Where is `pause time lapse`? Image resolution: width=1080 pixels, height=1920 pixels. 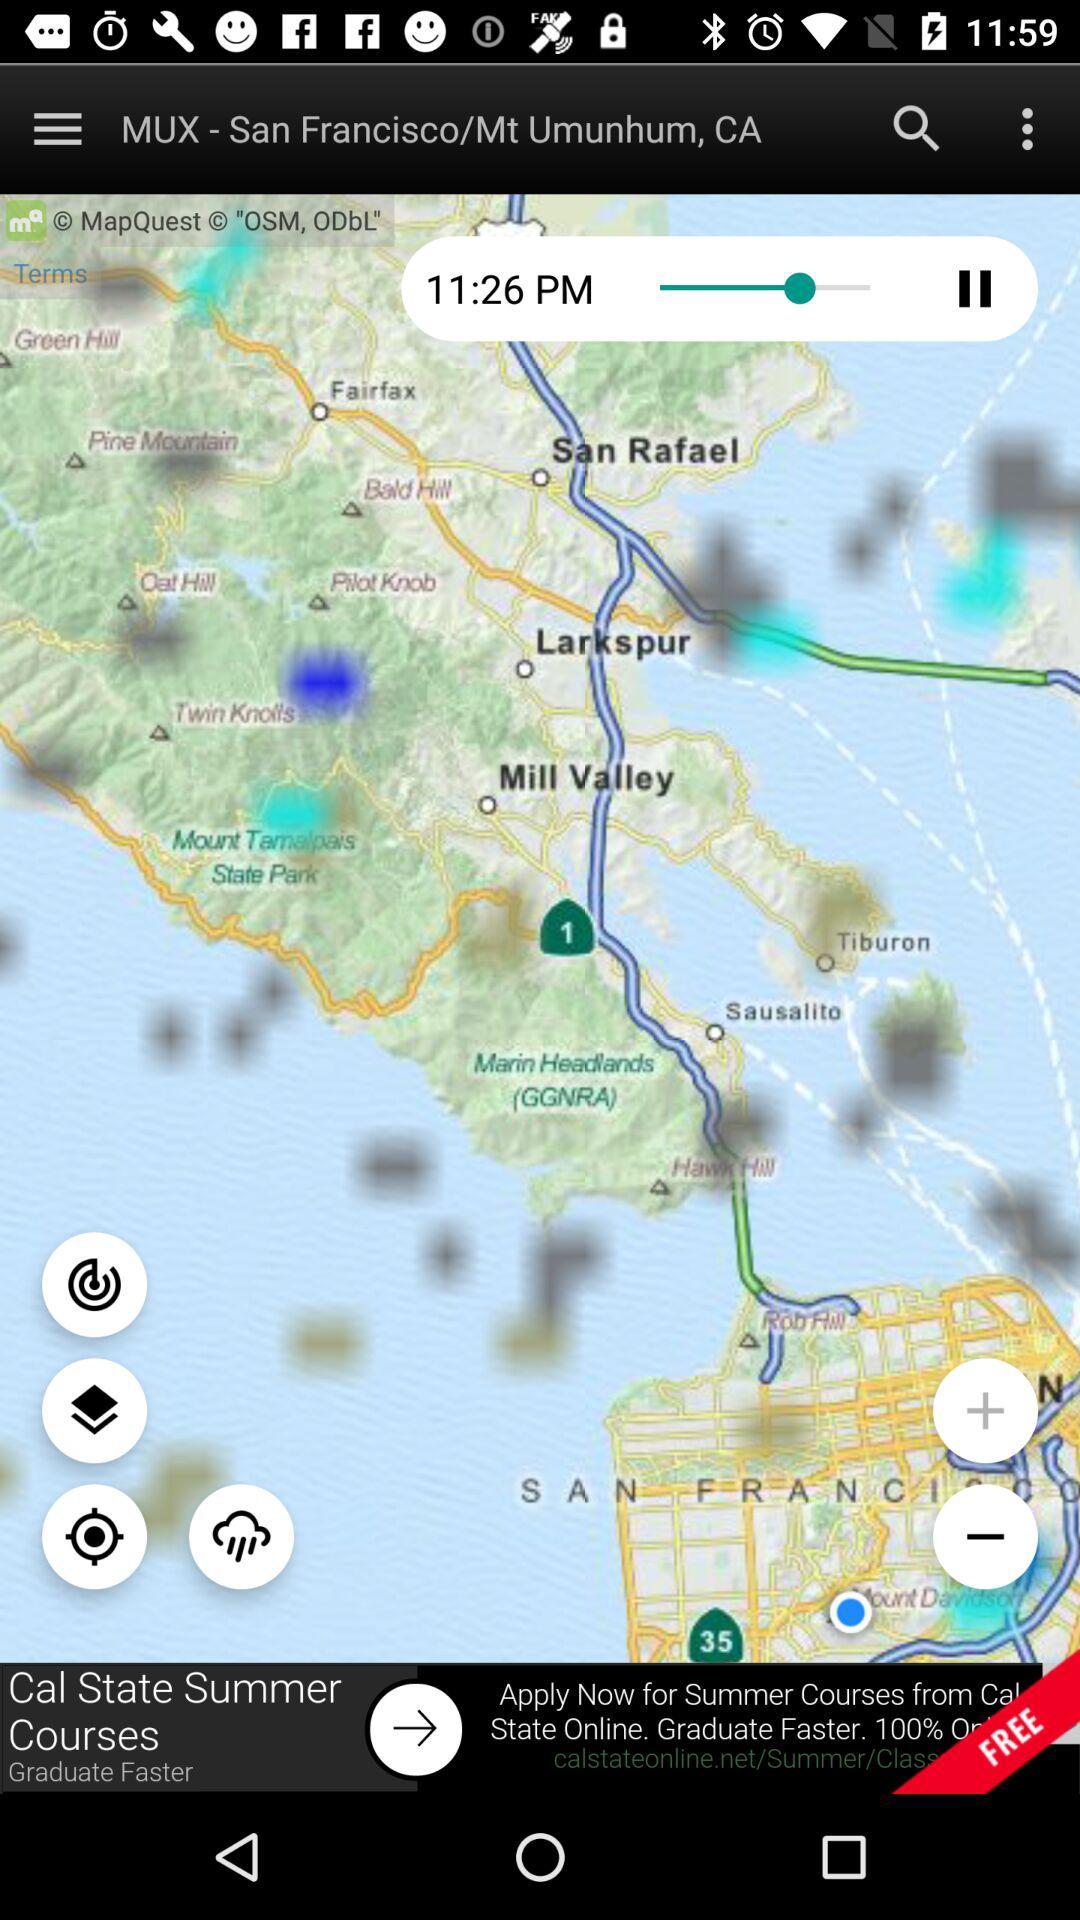 pause time lapse is located at coordinates (974, 287).